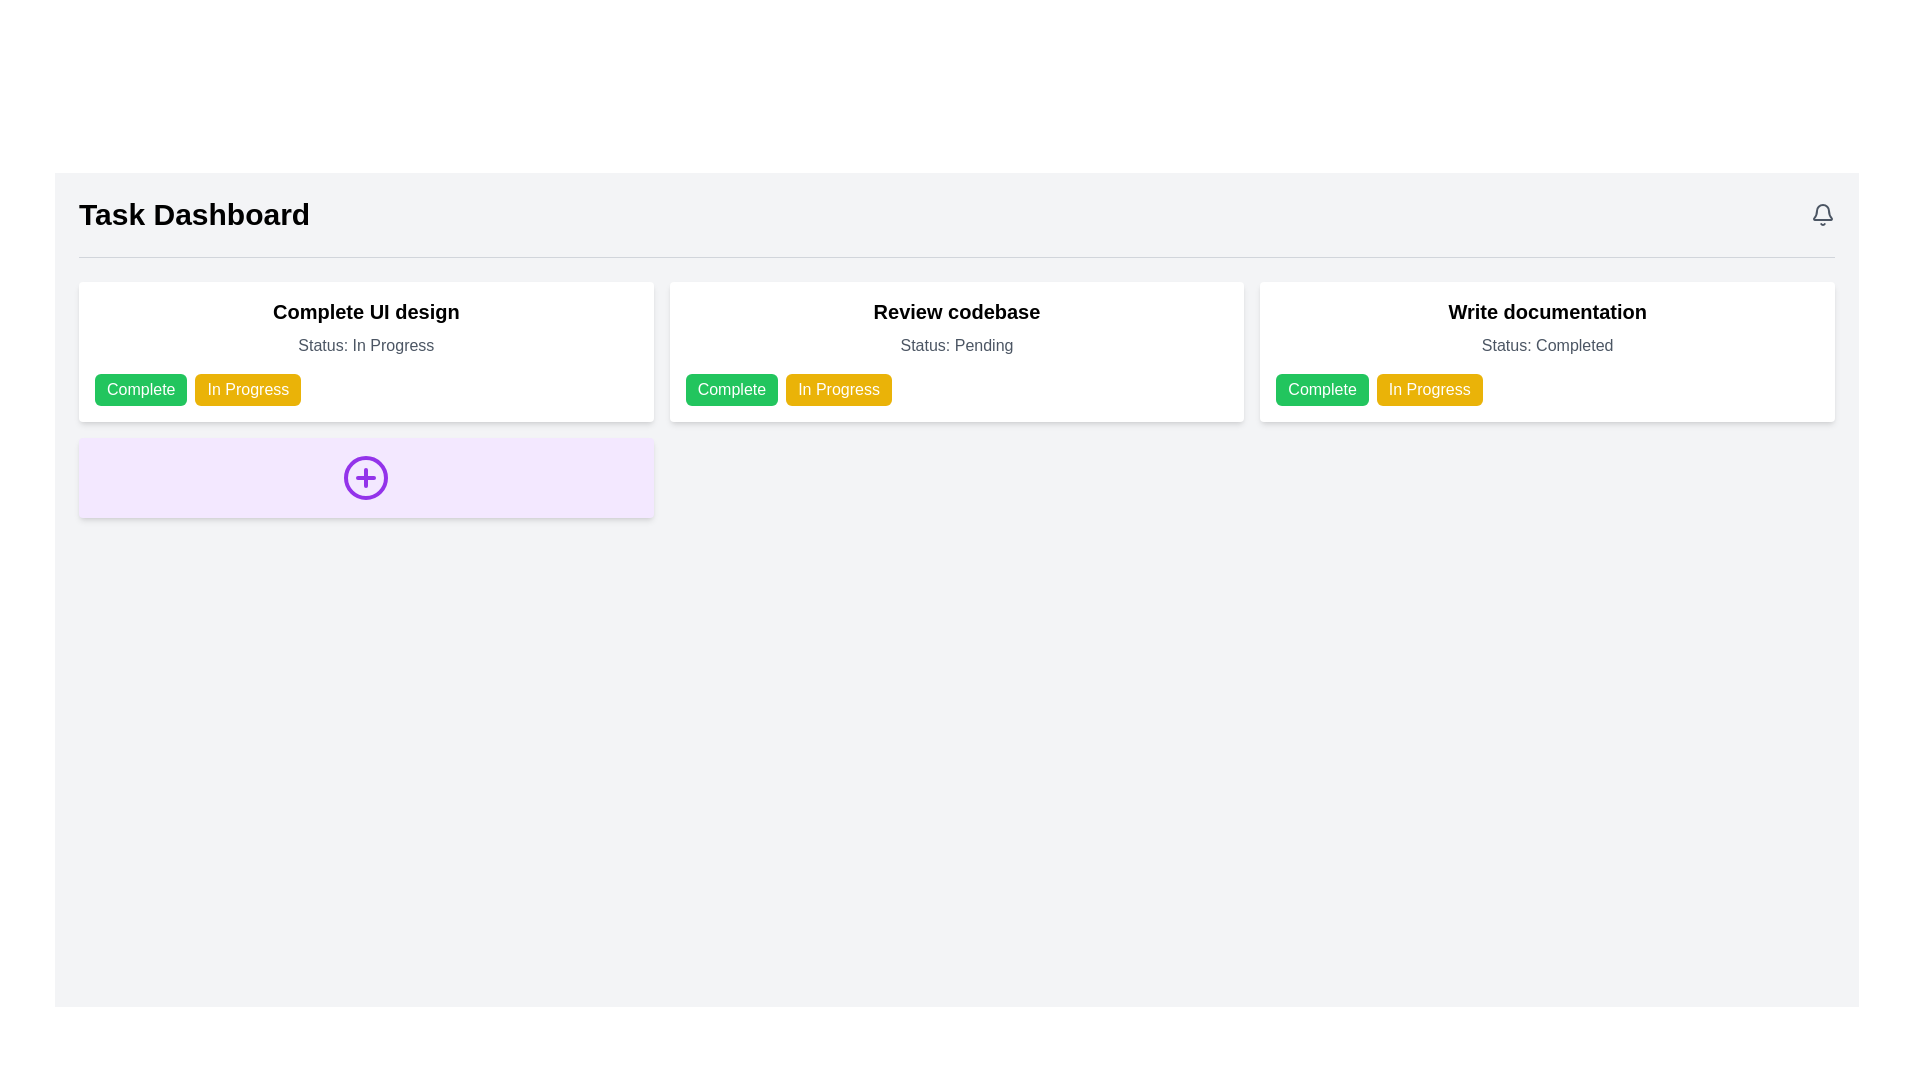  I want to click on the circular icon component of the plus sign located within the purple rectangular box below the 'Complete UI design' task card, so click(366, 478).